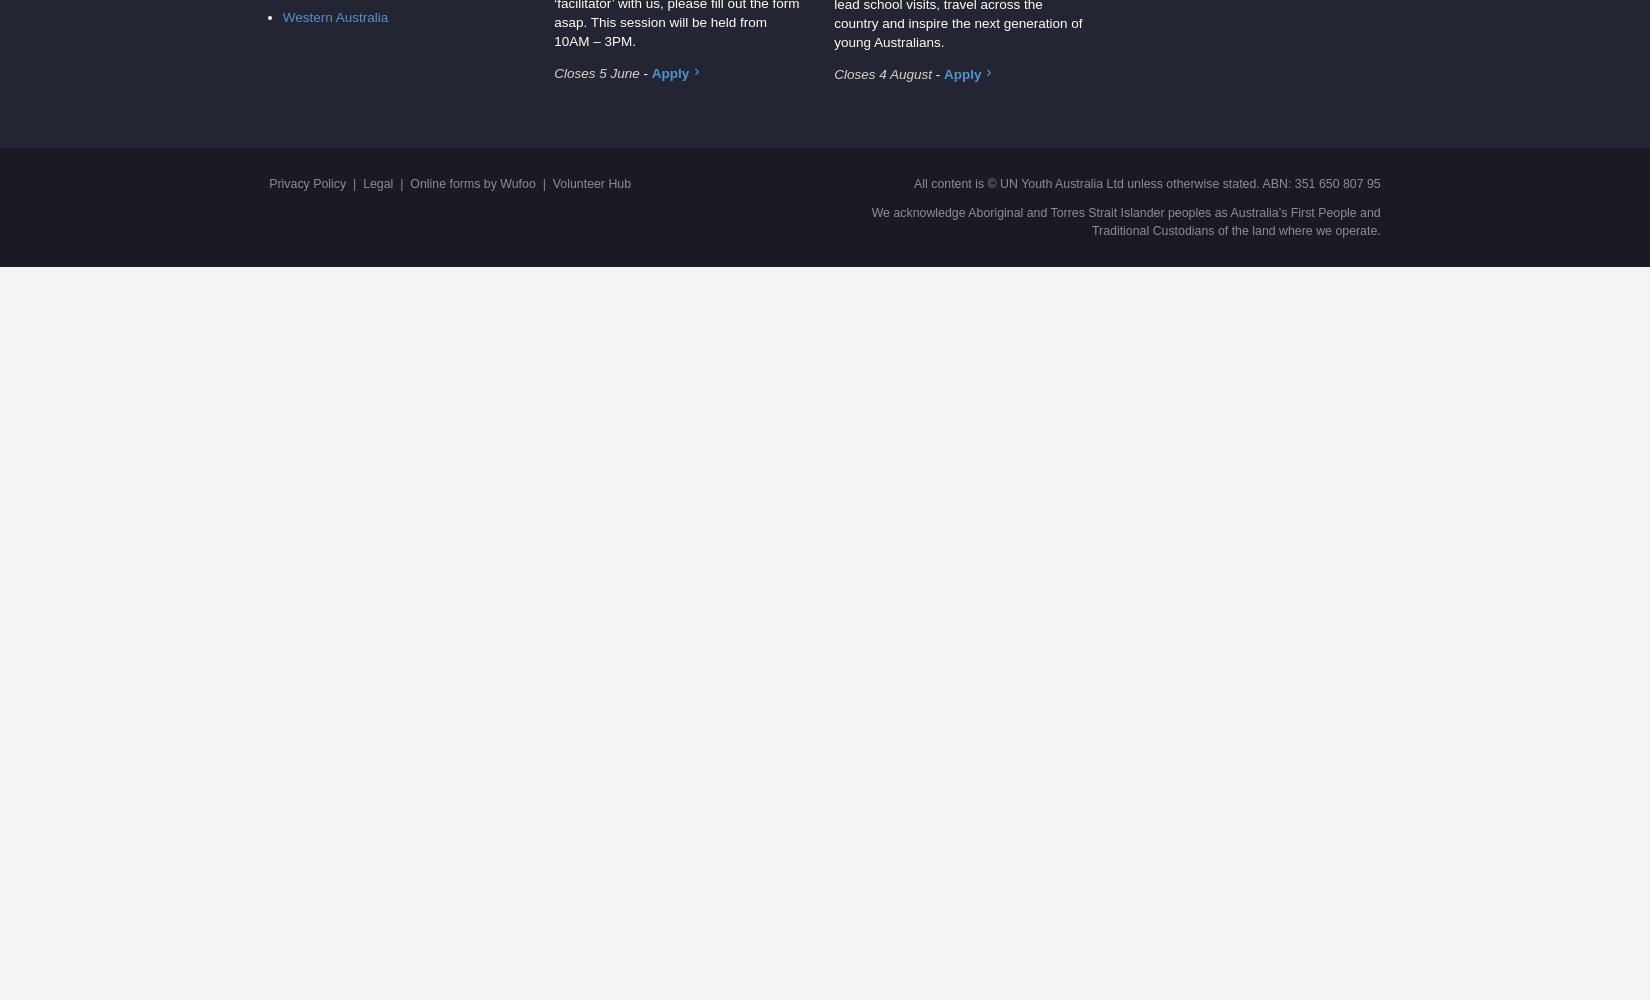 The width and height of the screenshot is (1650, 1000). I want to click on 'Closes 4 August', so click(882, 73).